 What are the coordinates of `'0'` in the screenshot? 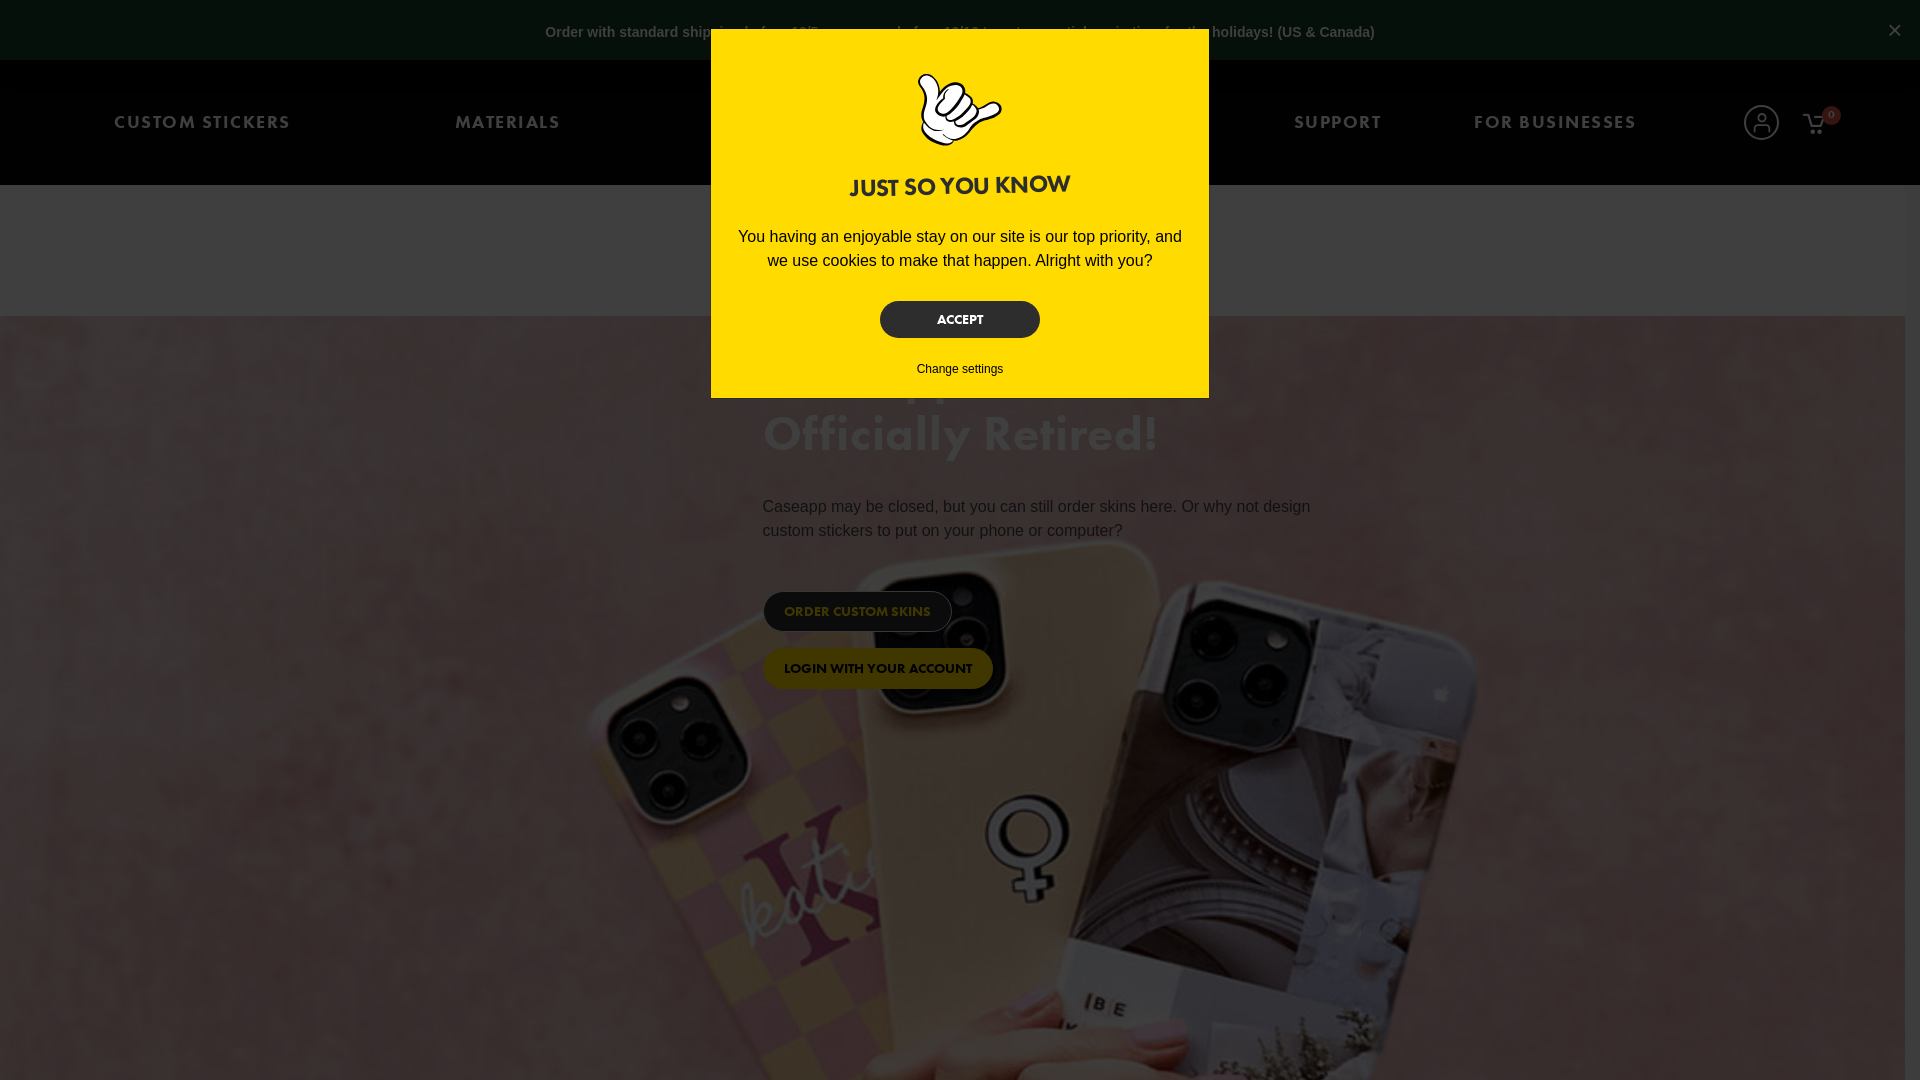 It's located at (1814, 123).